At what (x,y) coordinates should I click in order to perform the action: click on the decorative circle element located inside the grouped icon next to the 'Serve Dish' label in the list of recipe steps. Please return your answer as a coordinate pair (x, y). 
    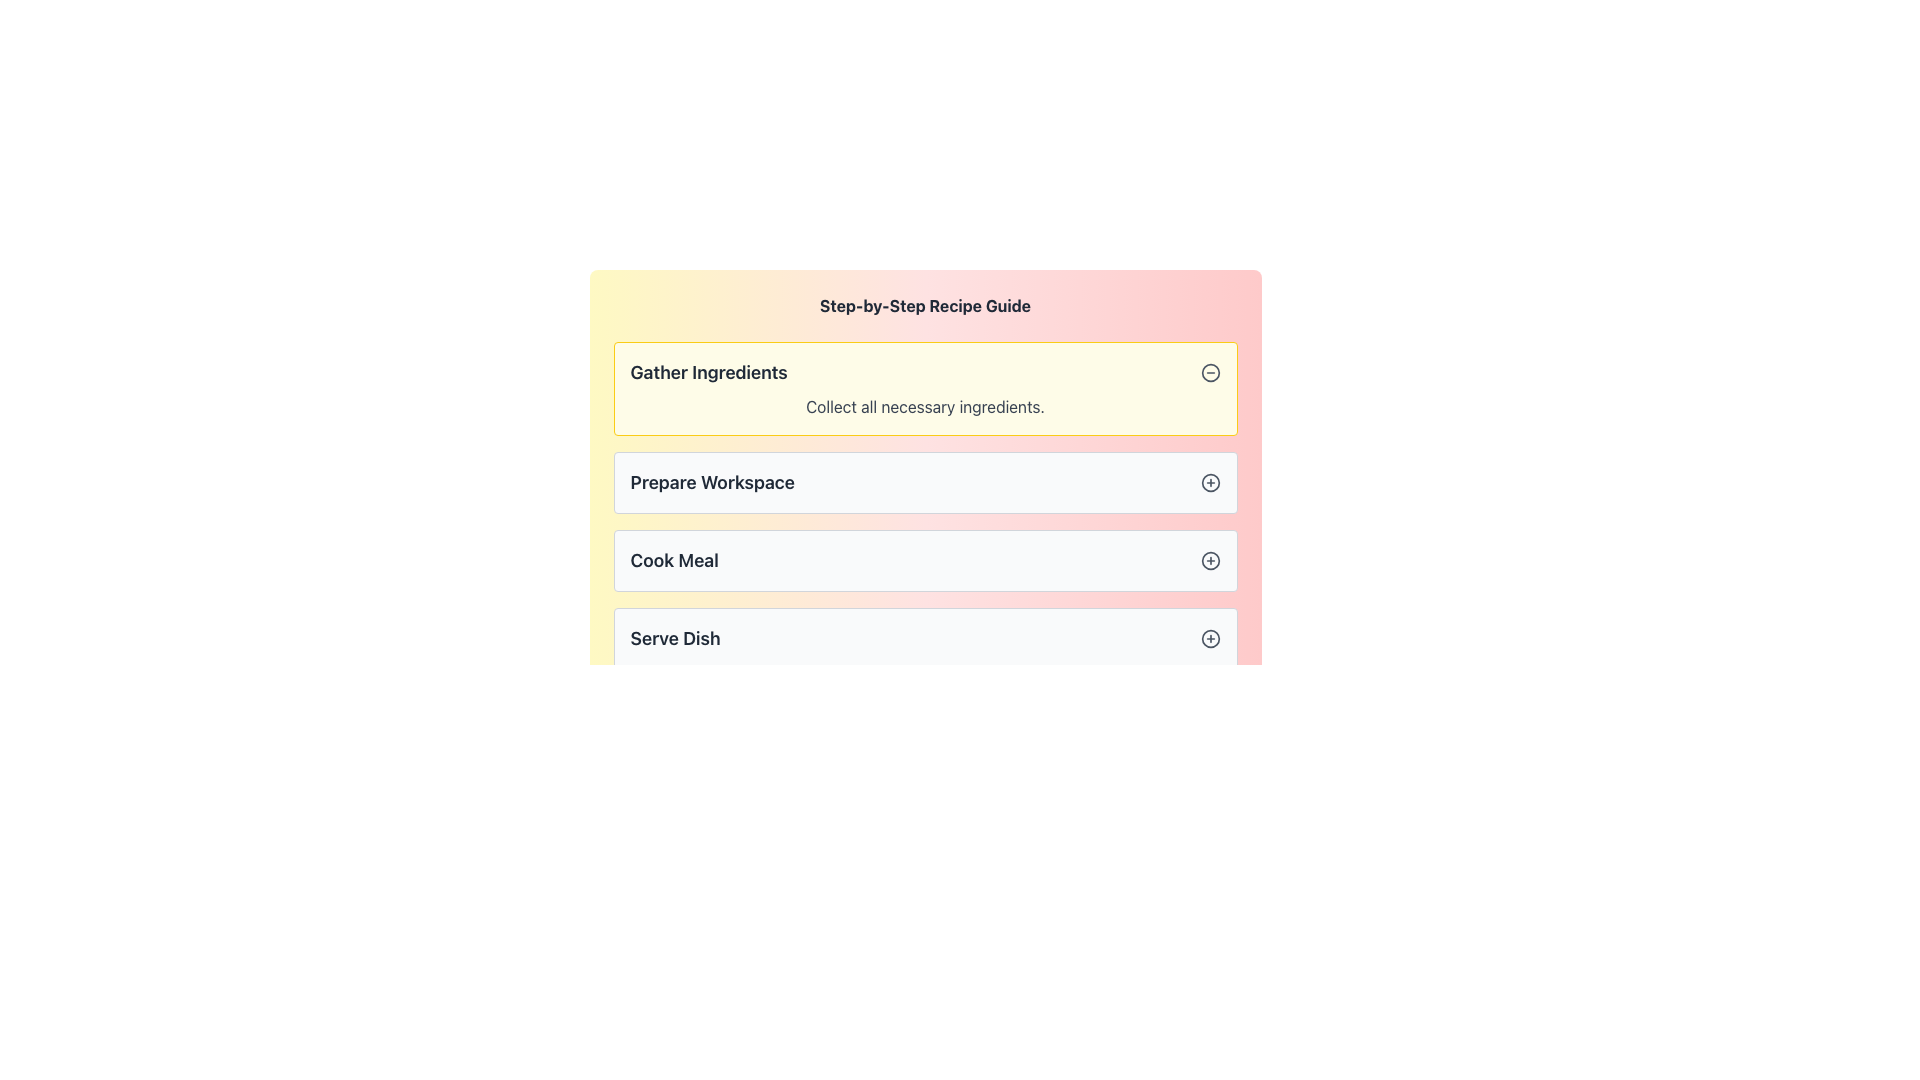
    Looking at the image, I should click on (1209, 639).